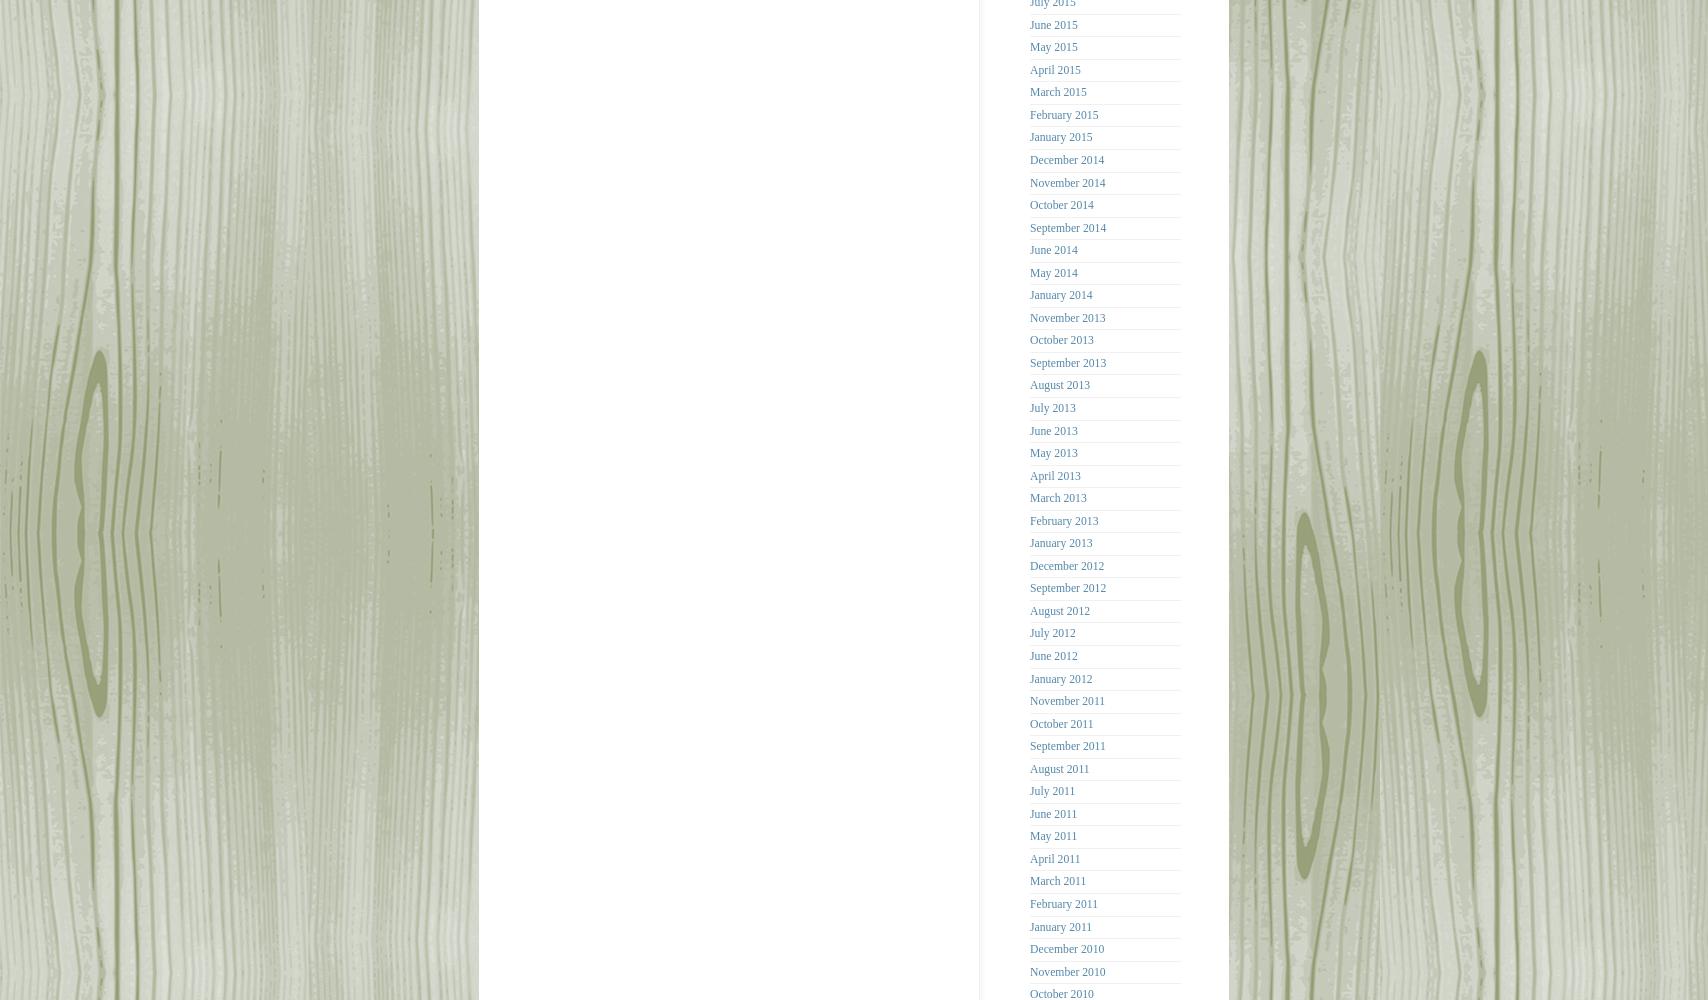 The image size is (1708, 1000). What do you see at coordinates (1068, 587) in the screenshot?
I see `'September 2012'` at bounding box center [1068, 587].